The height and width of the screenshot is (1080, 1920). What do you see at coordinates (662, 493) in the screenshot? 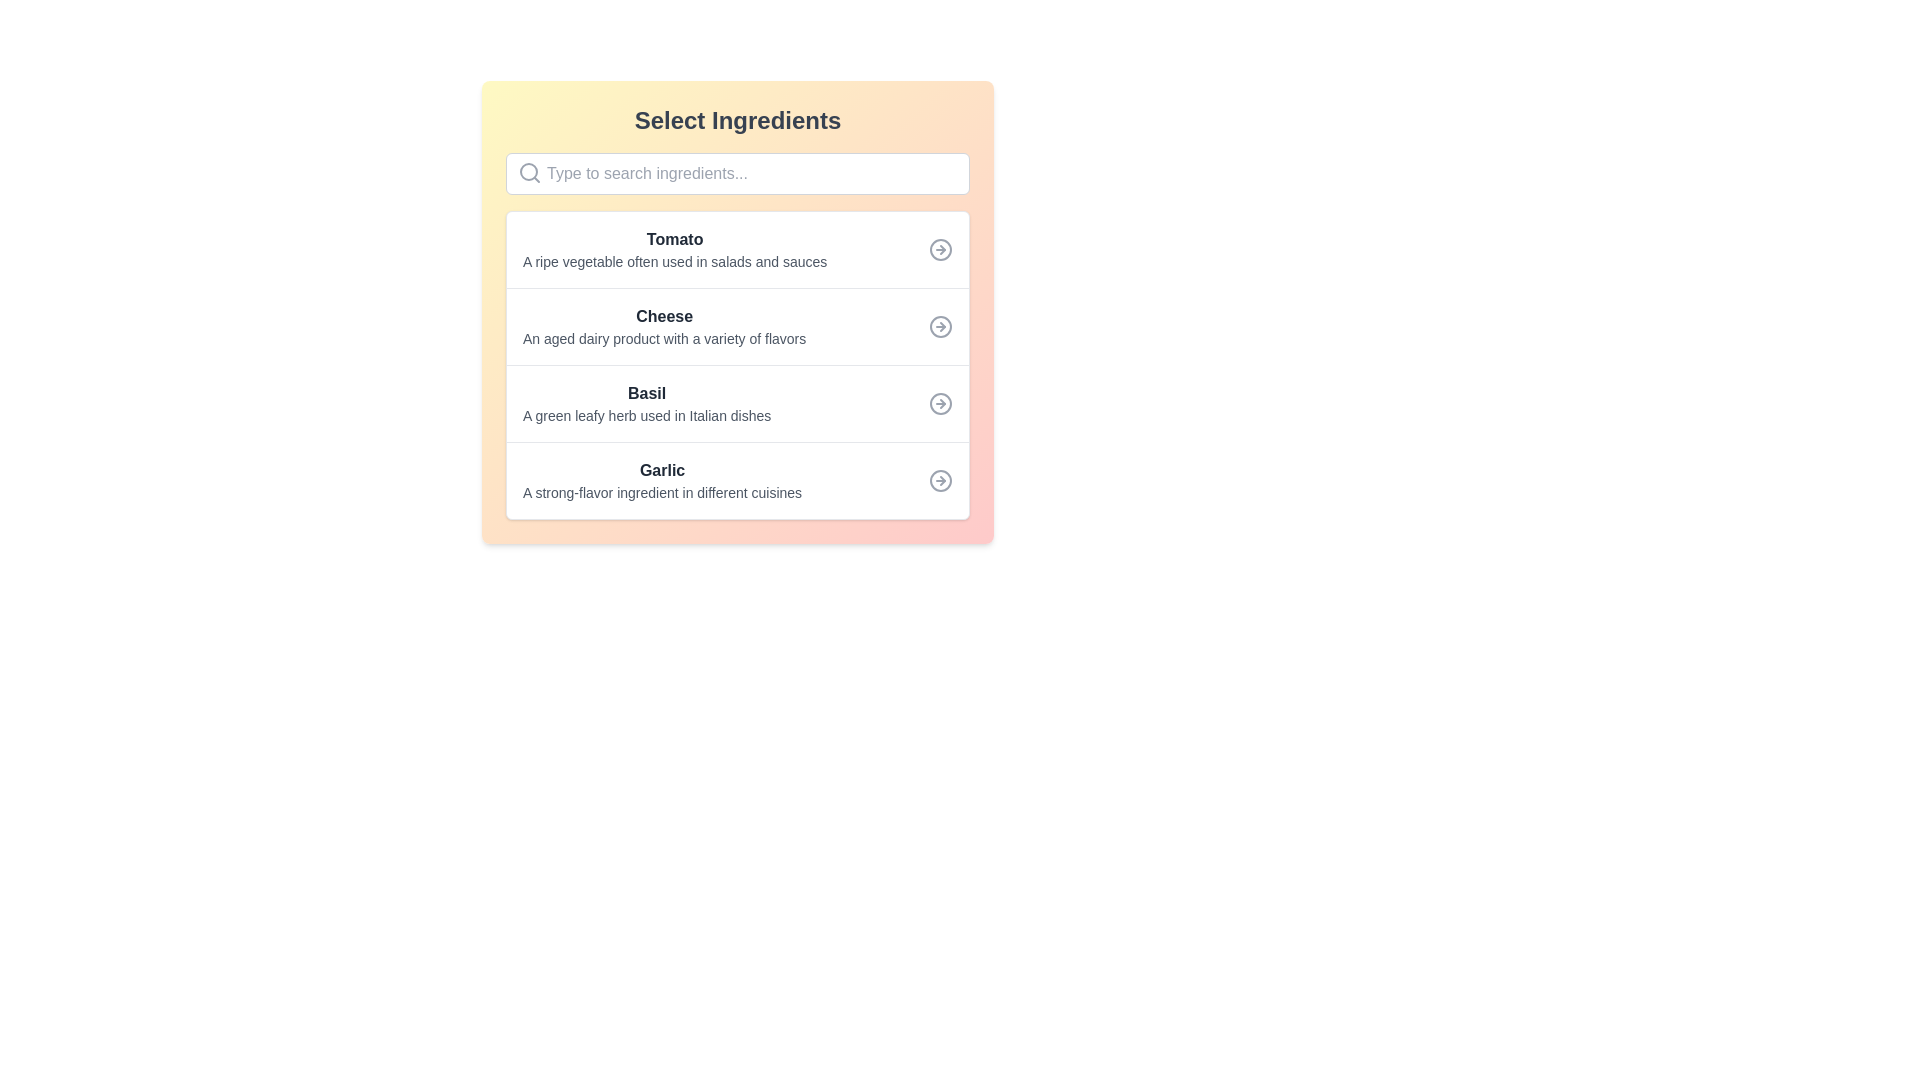
I see `the descriptive text label that reads 'A strong-flavor ingredient in different cuisines,' which is styled in a smaller grey font and positioned below the bold title 'Garlic.'` at bounding box center [662, 493].